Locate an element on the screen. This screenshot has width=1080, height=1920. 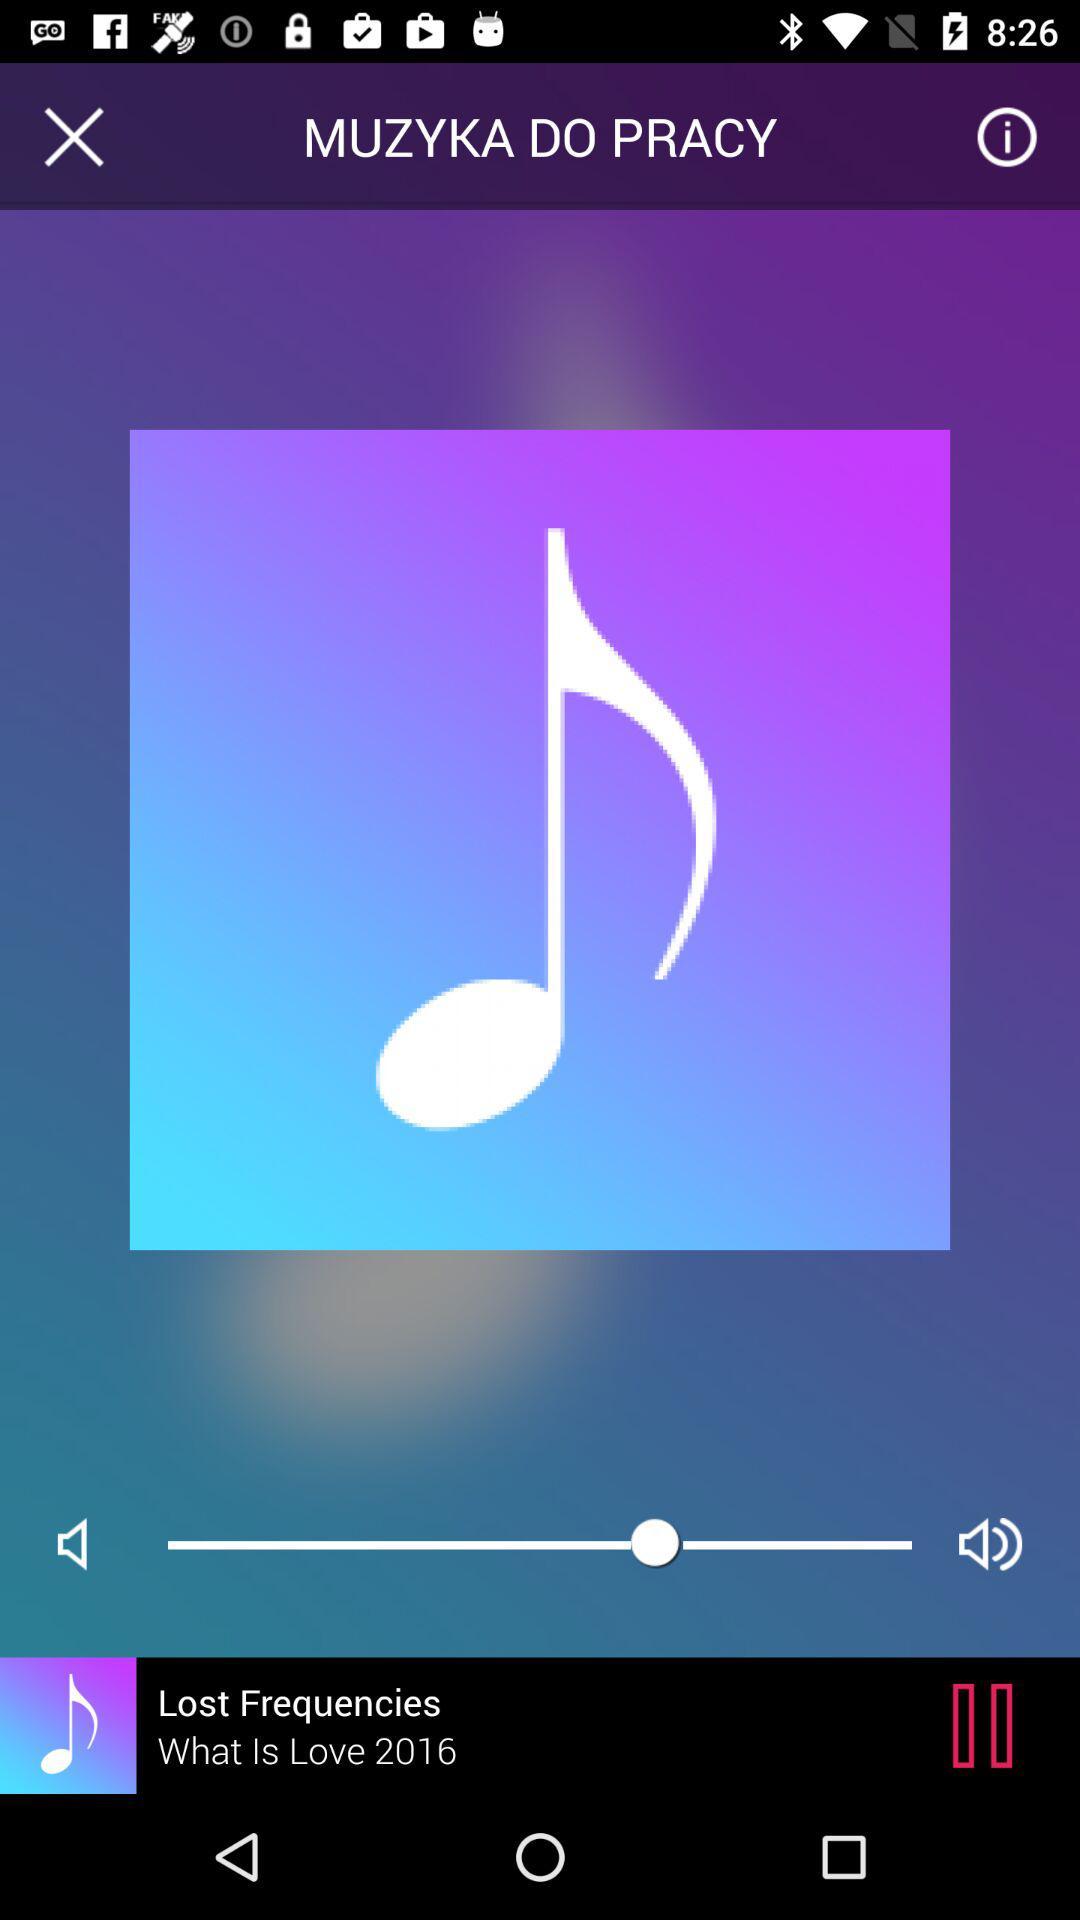
icon next to muzyka do pracy item is located at coordinates (1006, 135).